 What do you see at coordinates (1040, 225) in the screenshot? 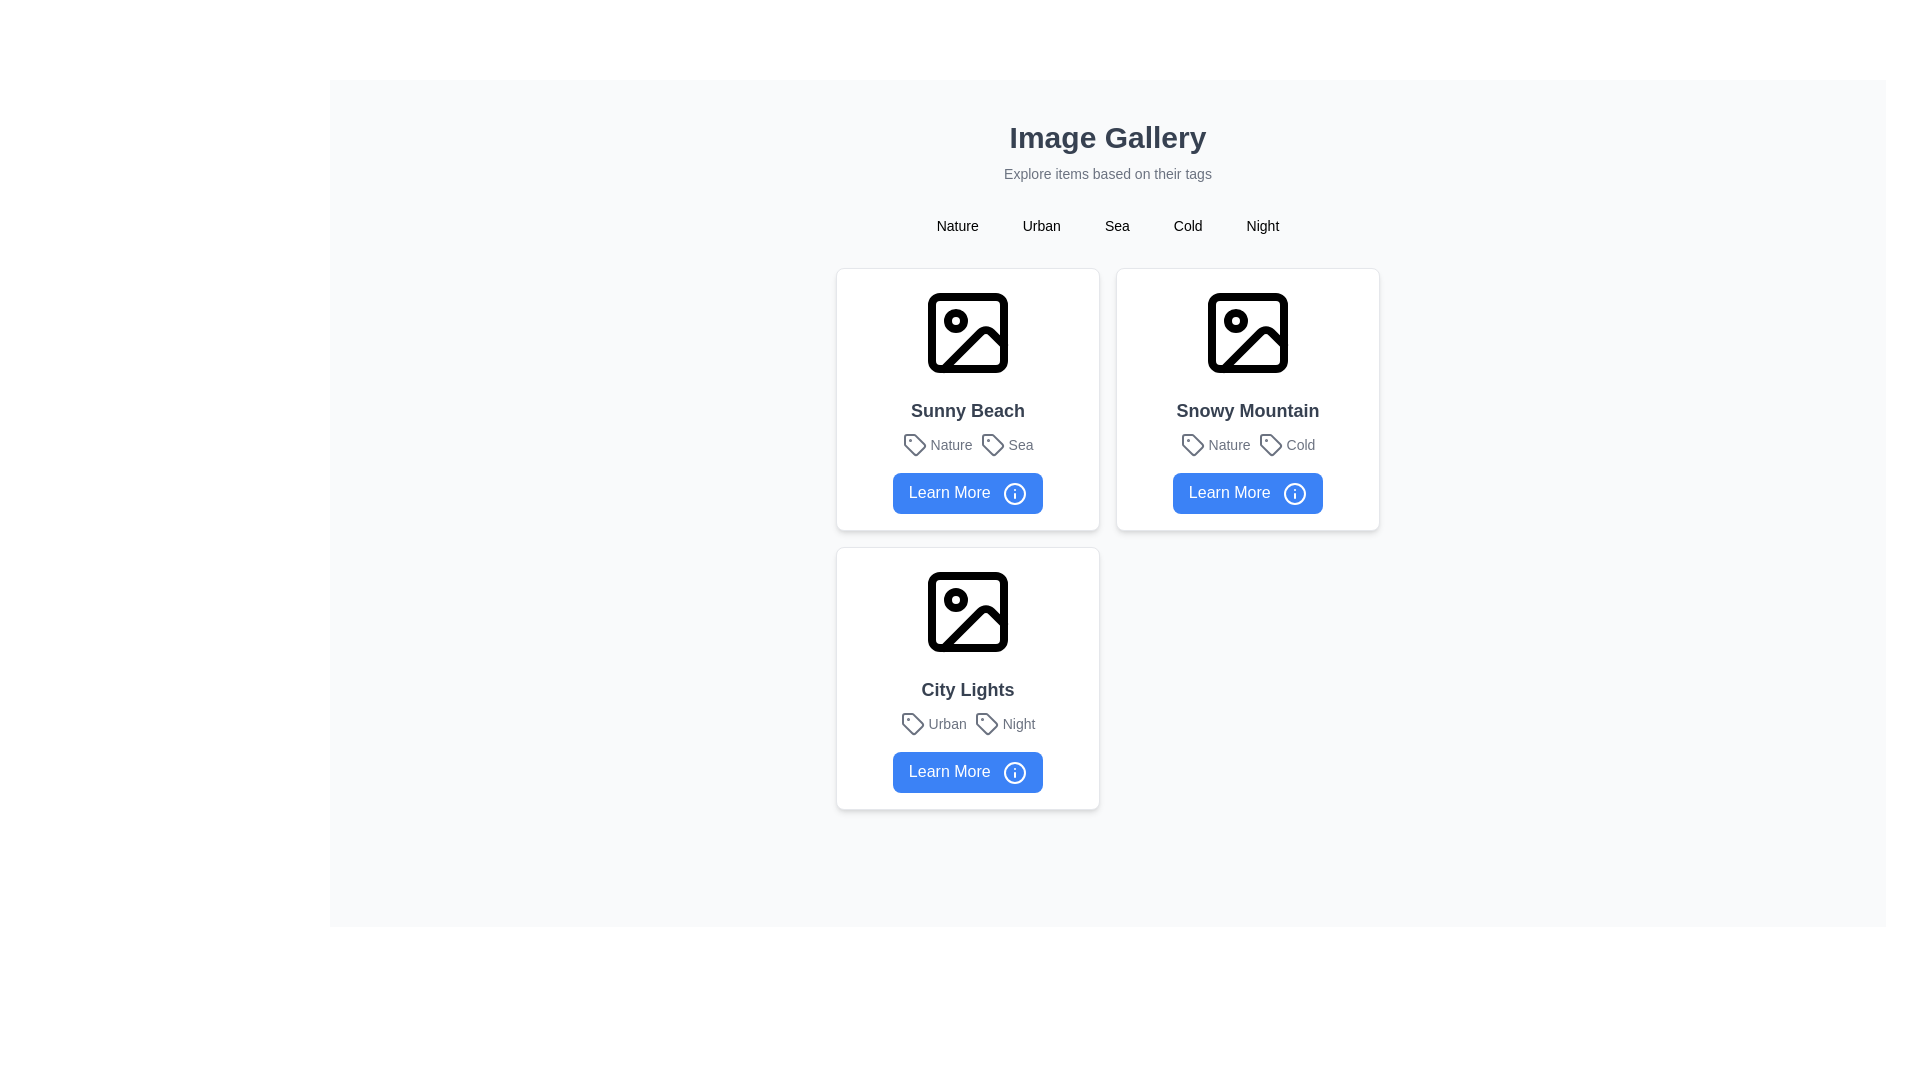
I see `the 'Urban' filter button located between 'Nature' and 'Sea'` at bounding box center [1040, 225].